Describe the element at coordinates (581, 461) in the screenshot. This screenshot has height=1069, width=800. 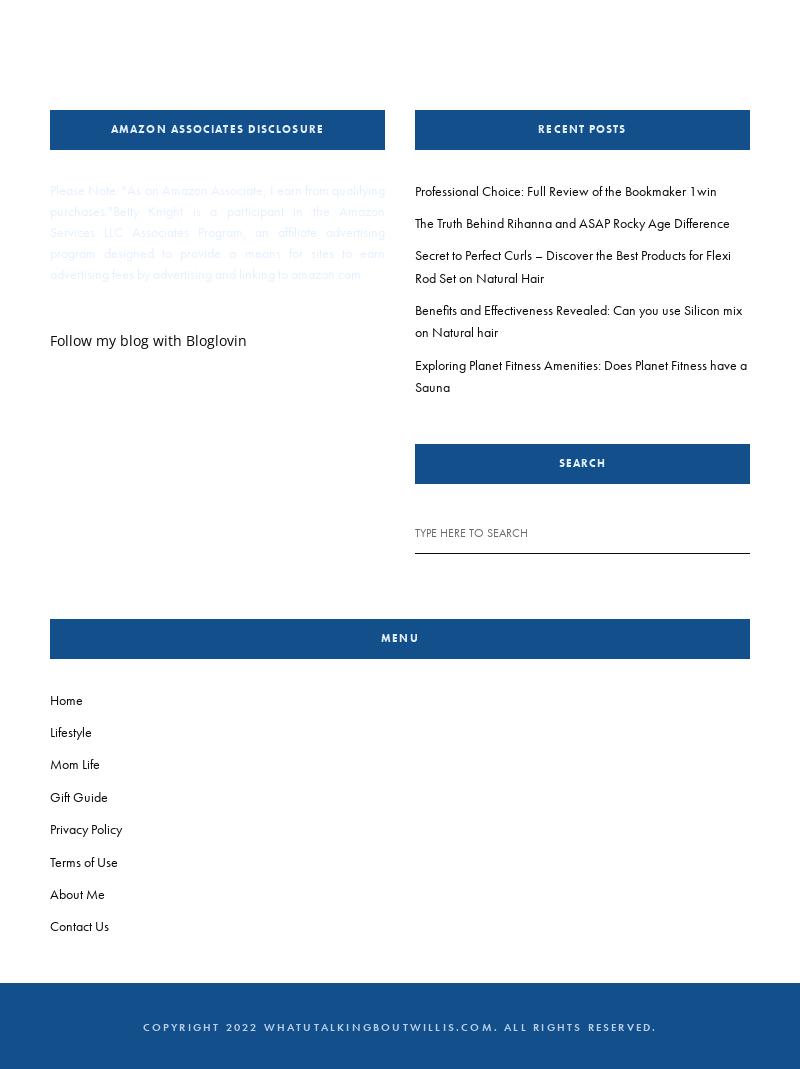
I see `'Search'` at that location.